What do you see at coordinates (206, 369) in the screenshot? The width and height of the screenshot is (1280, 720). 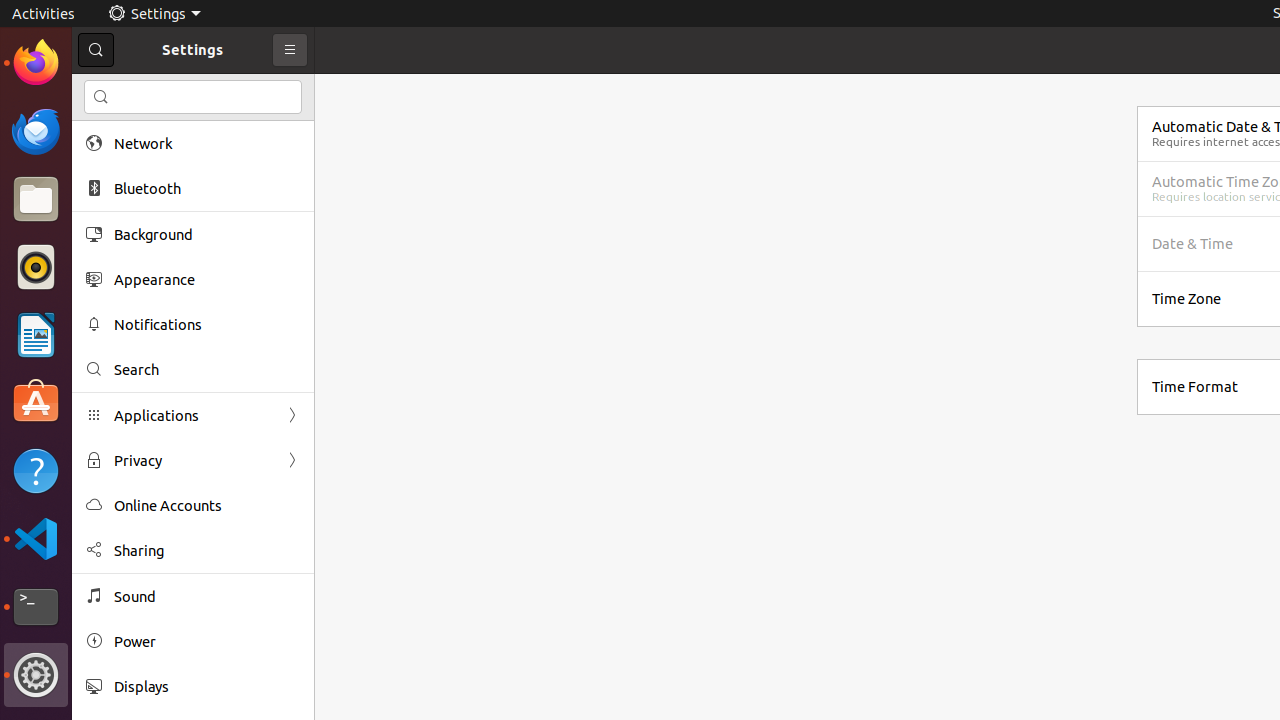 I see `'Search'` at bounding box center [206, 369].